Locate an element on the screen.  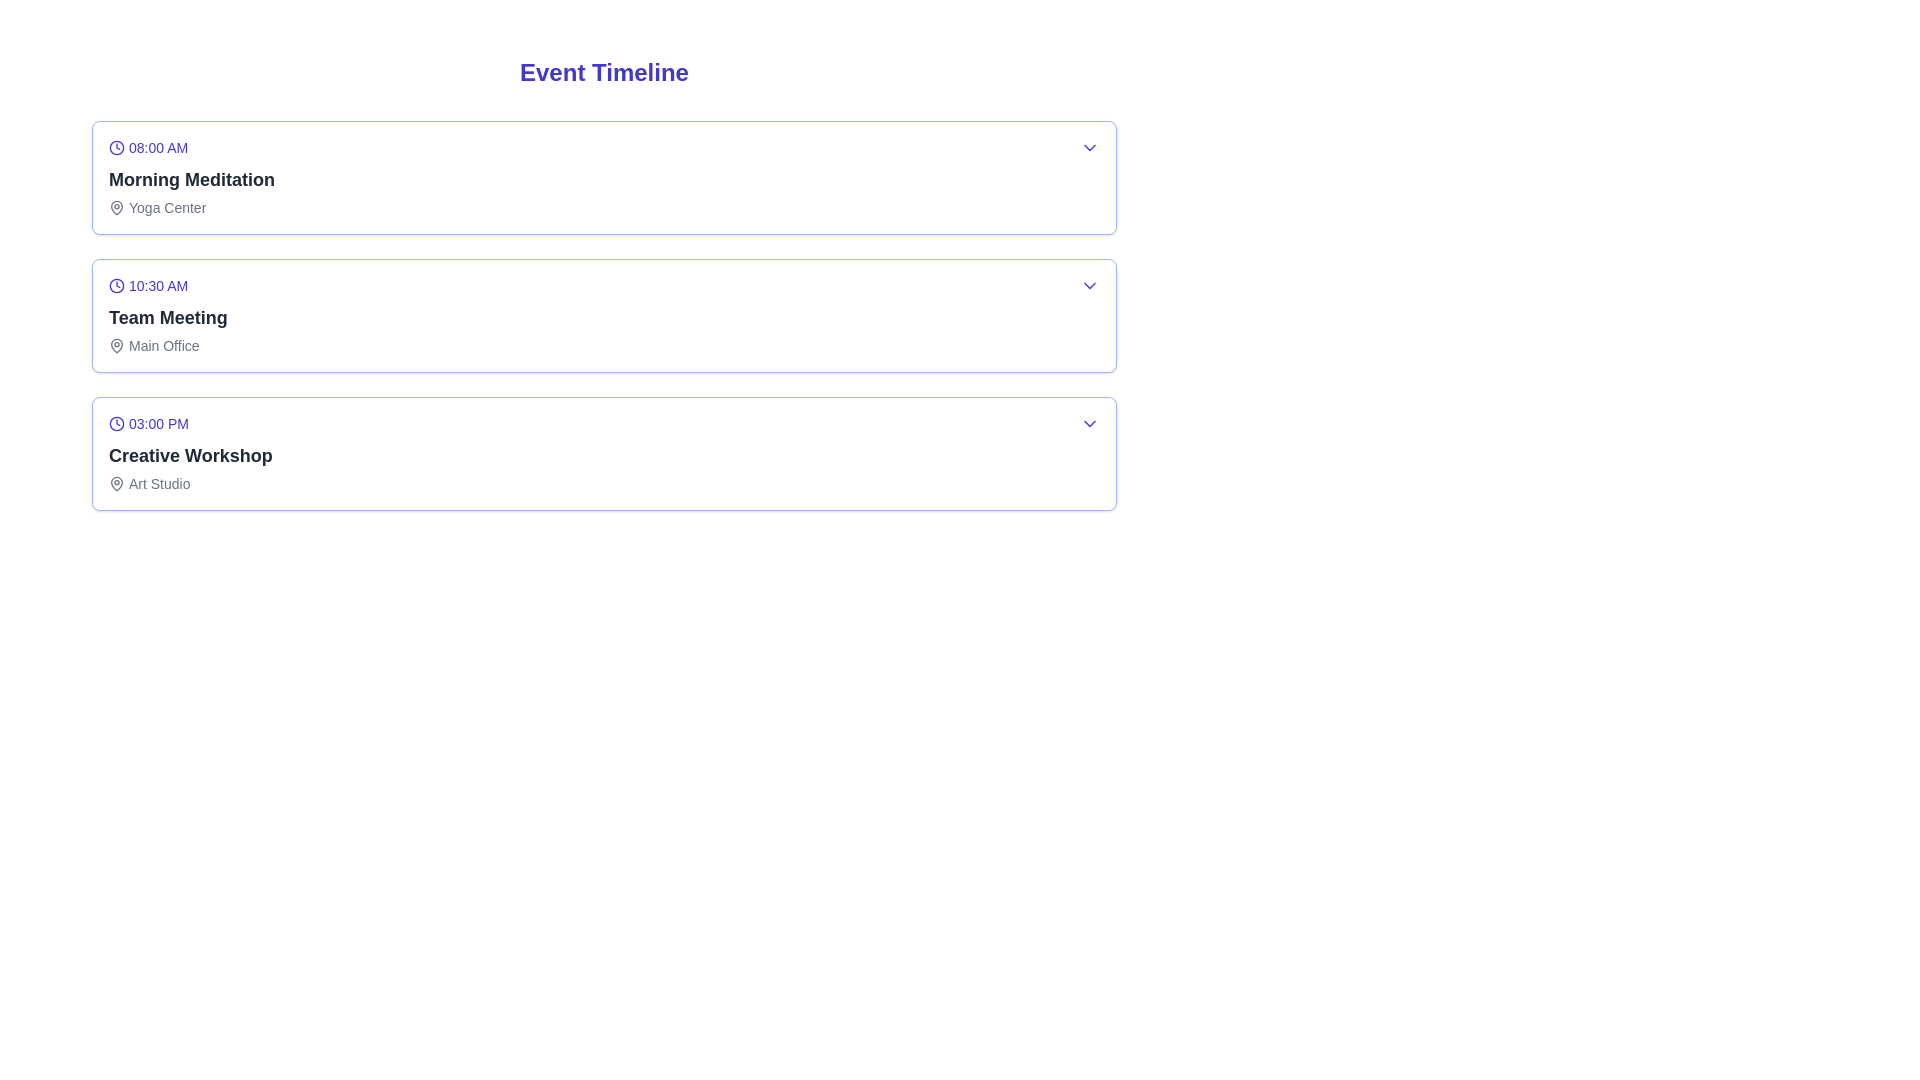
the location indication icon that visually complements the text 'Main Office' in the second list item of the timeline display for the event 'Team Meeting.' is located at coordinates (115, 343).